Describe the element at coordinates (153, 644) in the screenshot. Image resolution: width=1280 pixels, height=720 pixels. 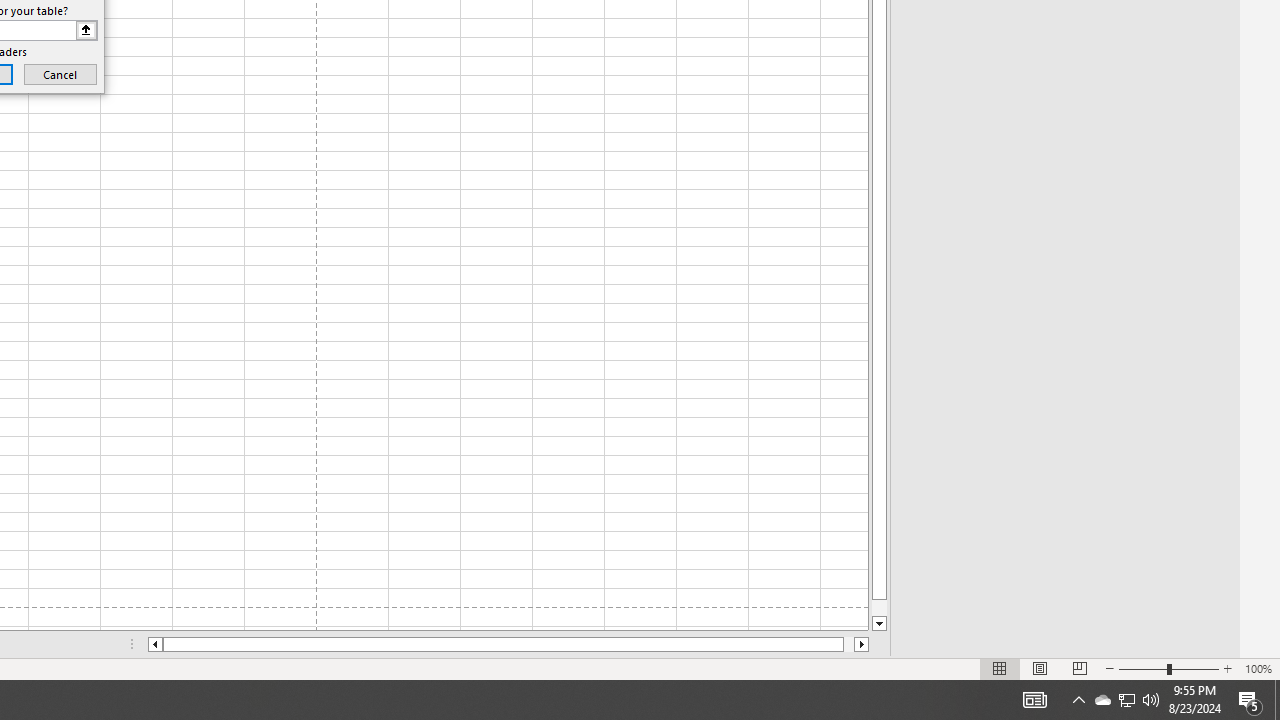
I see `'Column left'` at that location.